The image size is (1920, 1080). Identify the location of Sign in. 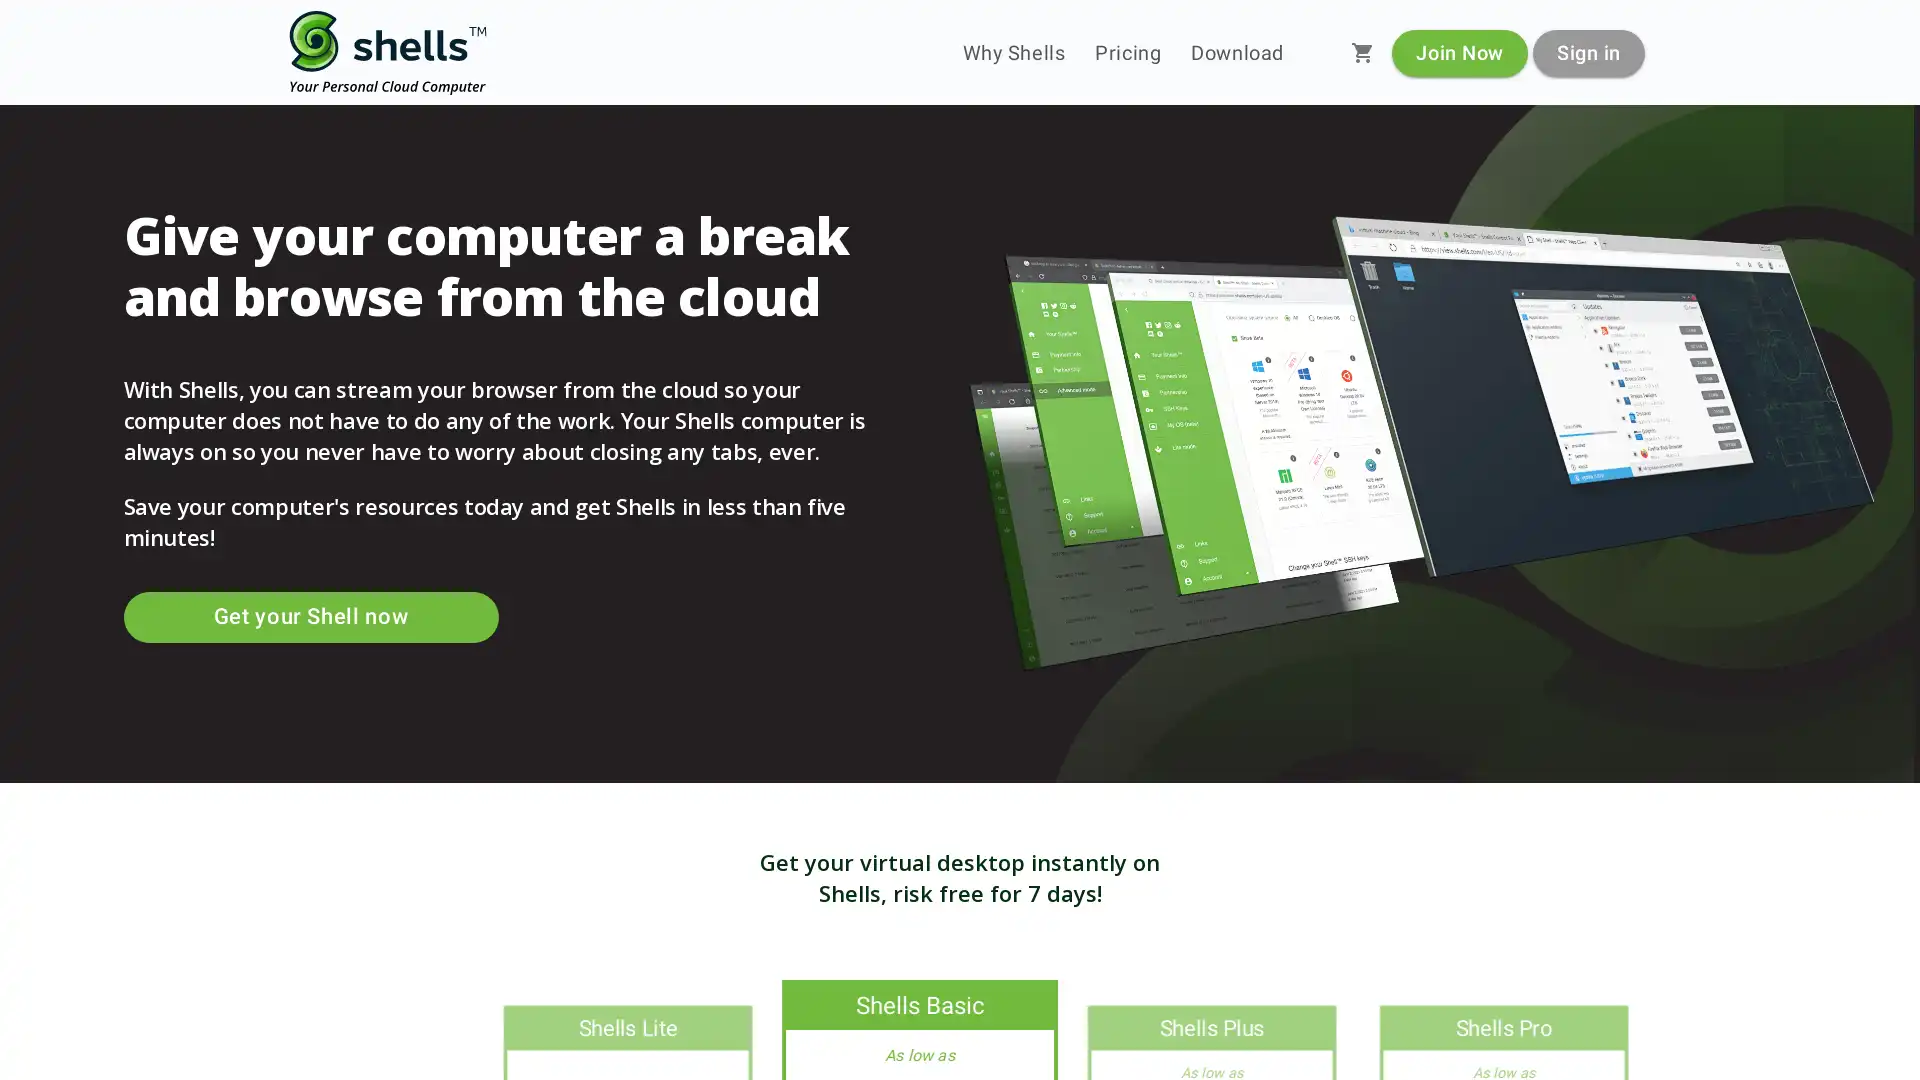
(1587, 51).